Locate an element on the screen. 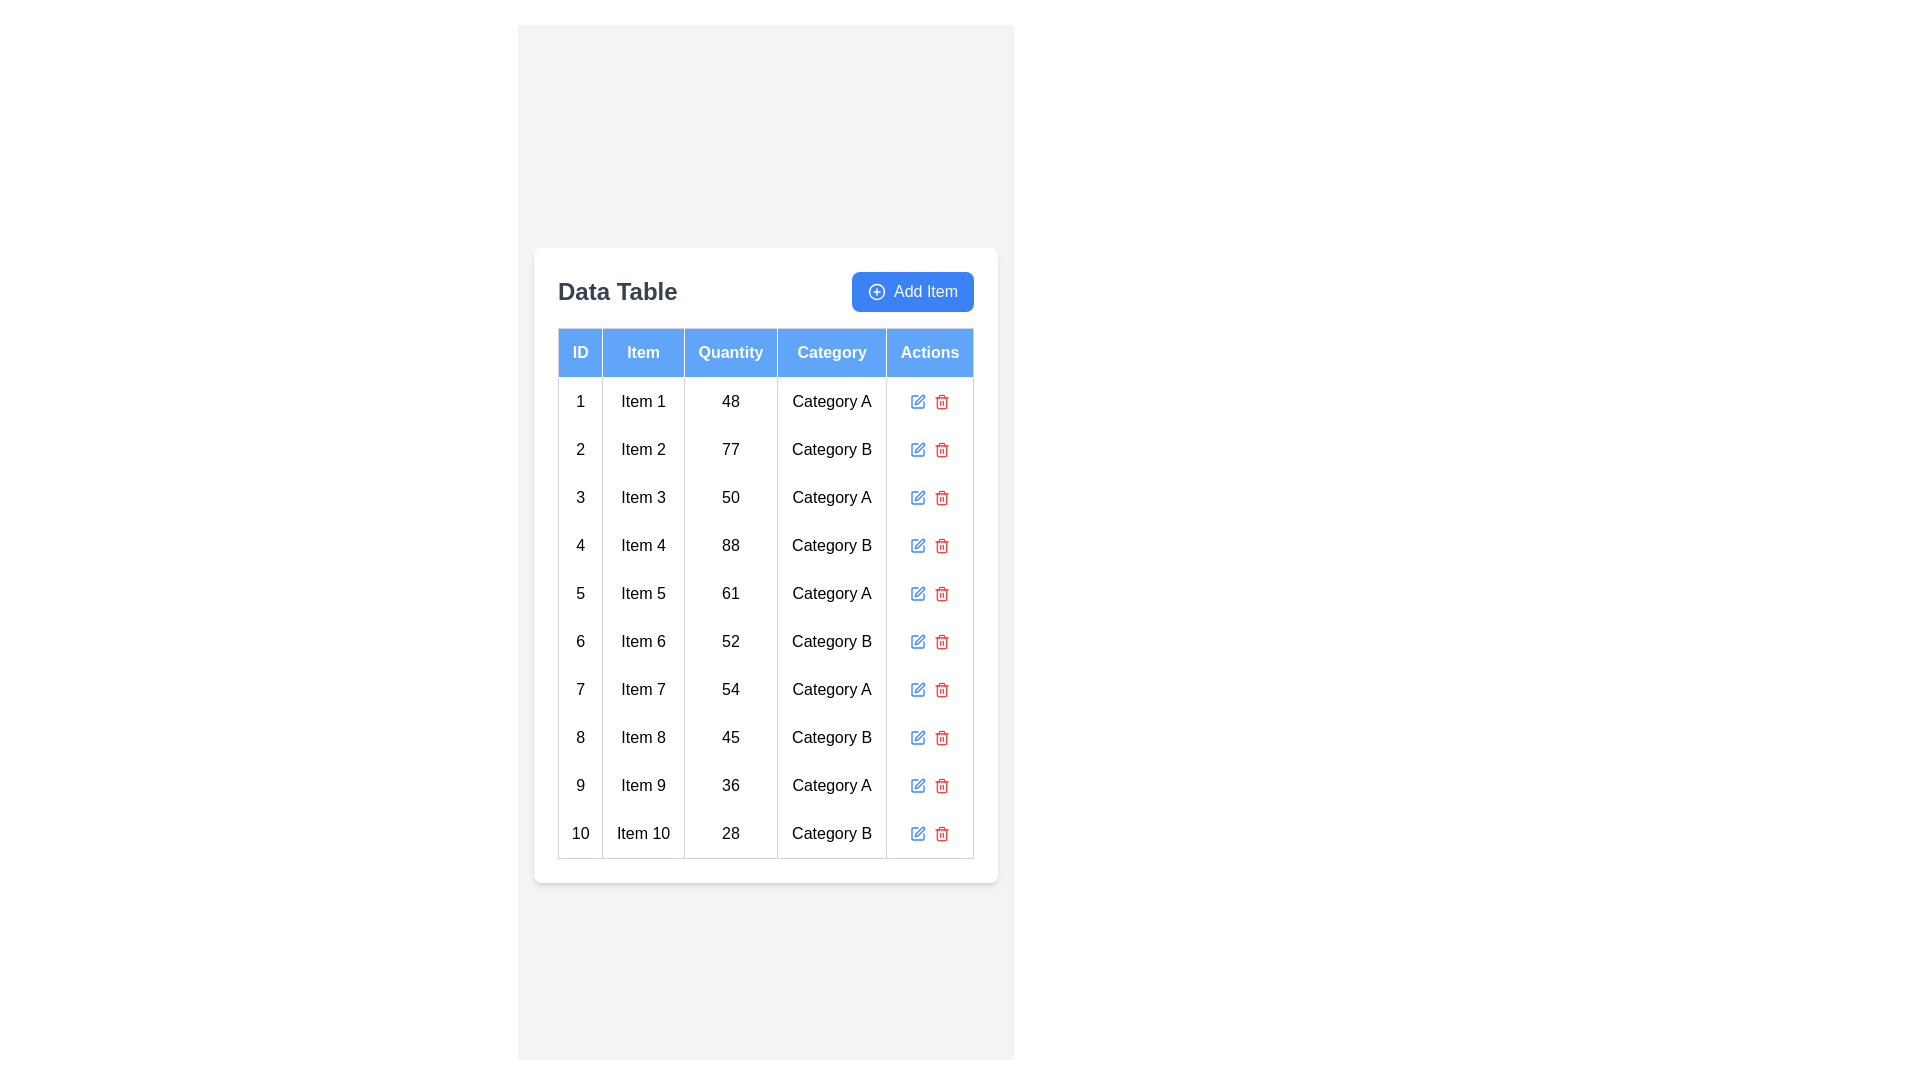  the Edit Button icon located in the actions column of the data table is located at coordinates (919, 639).